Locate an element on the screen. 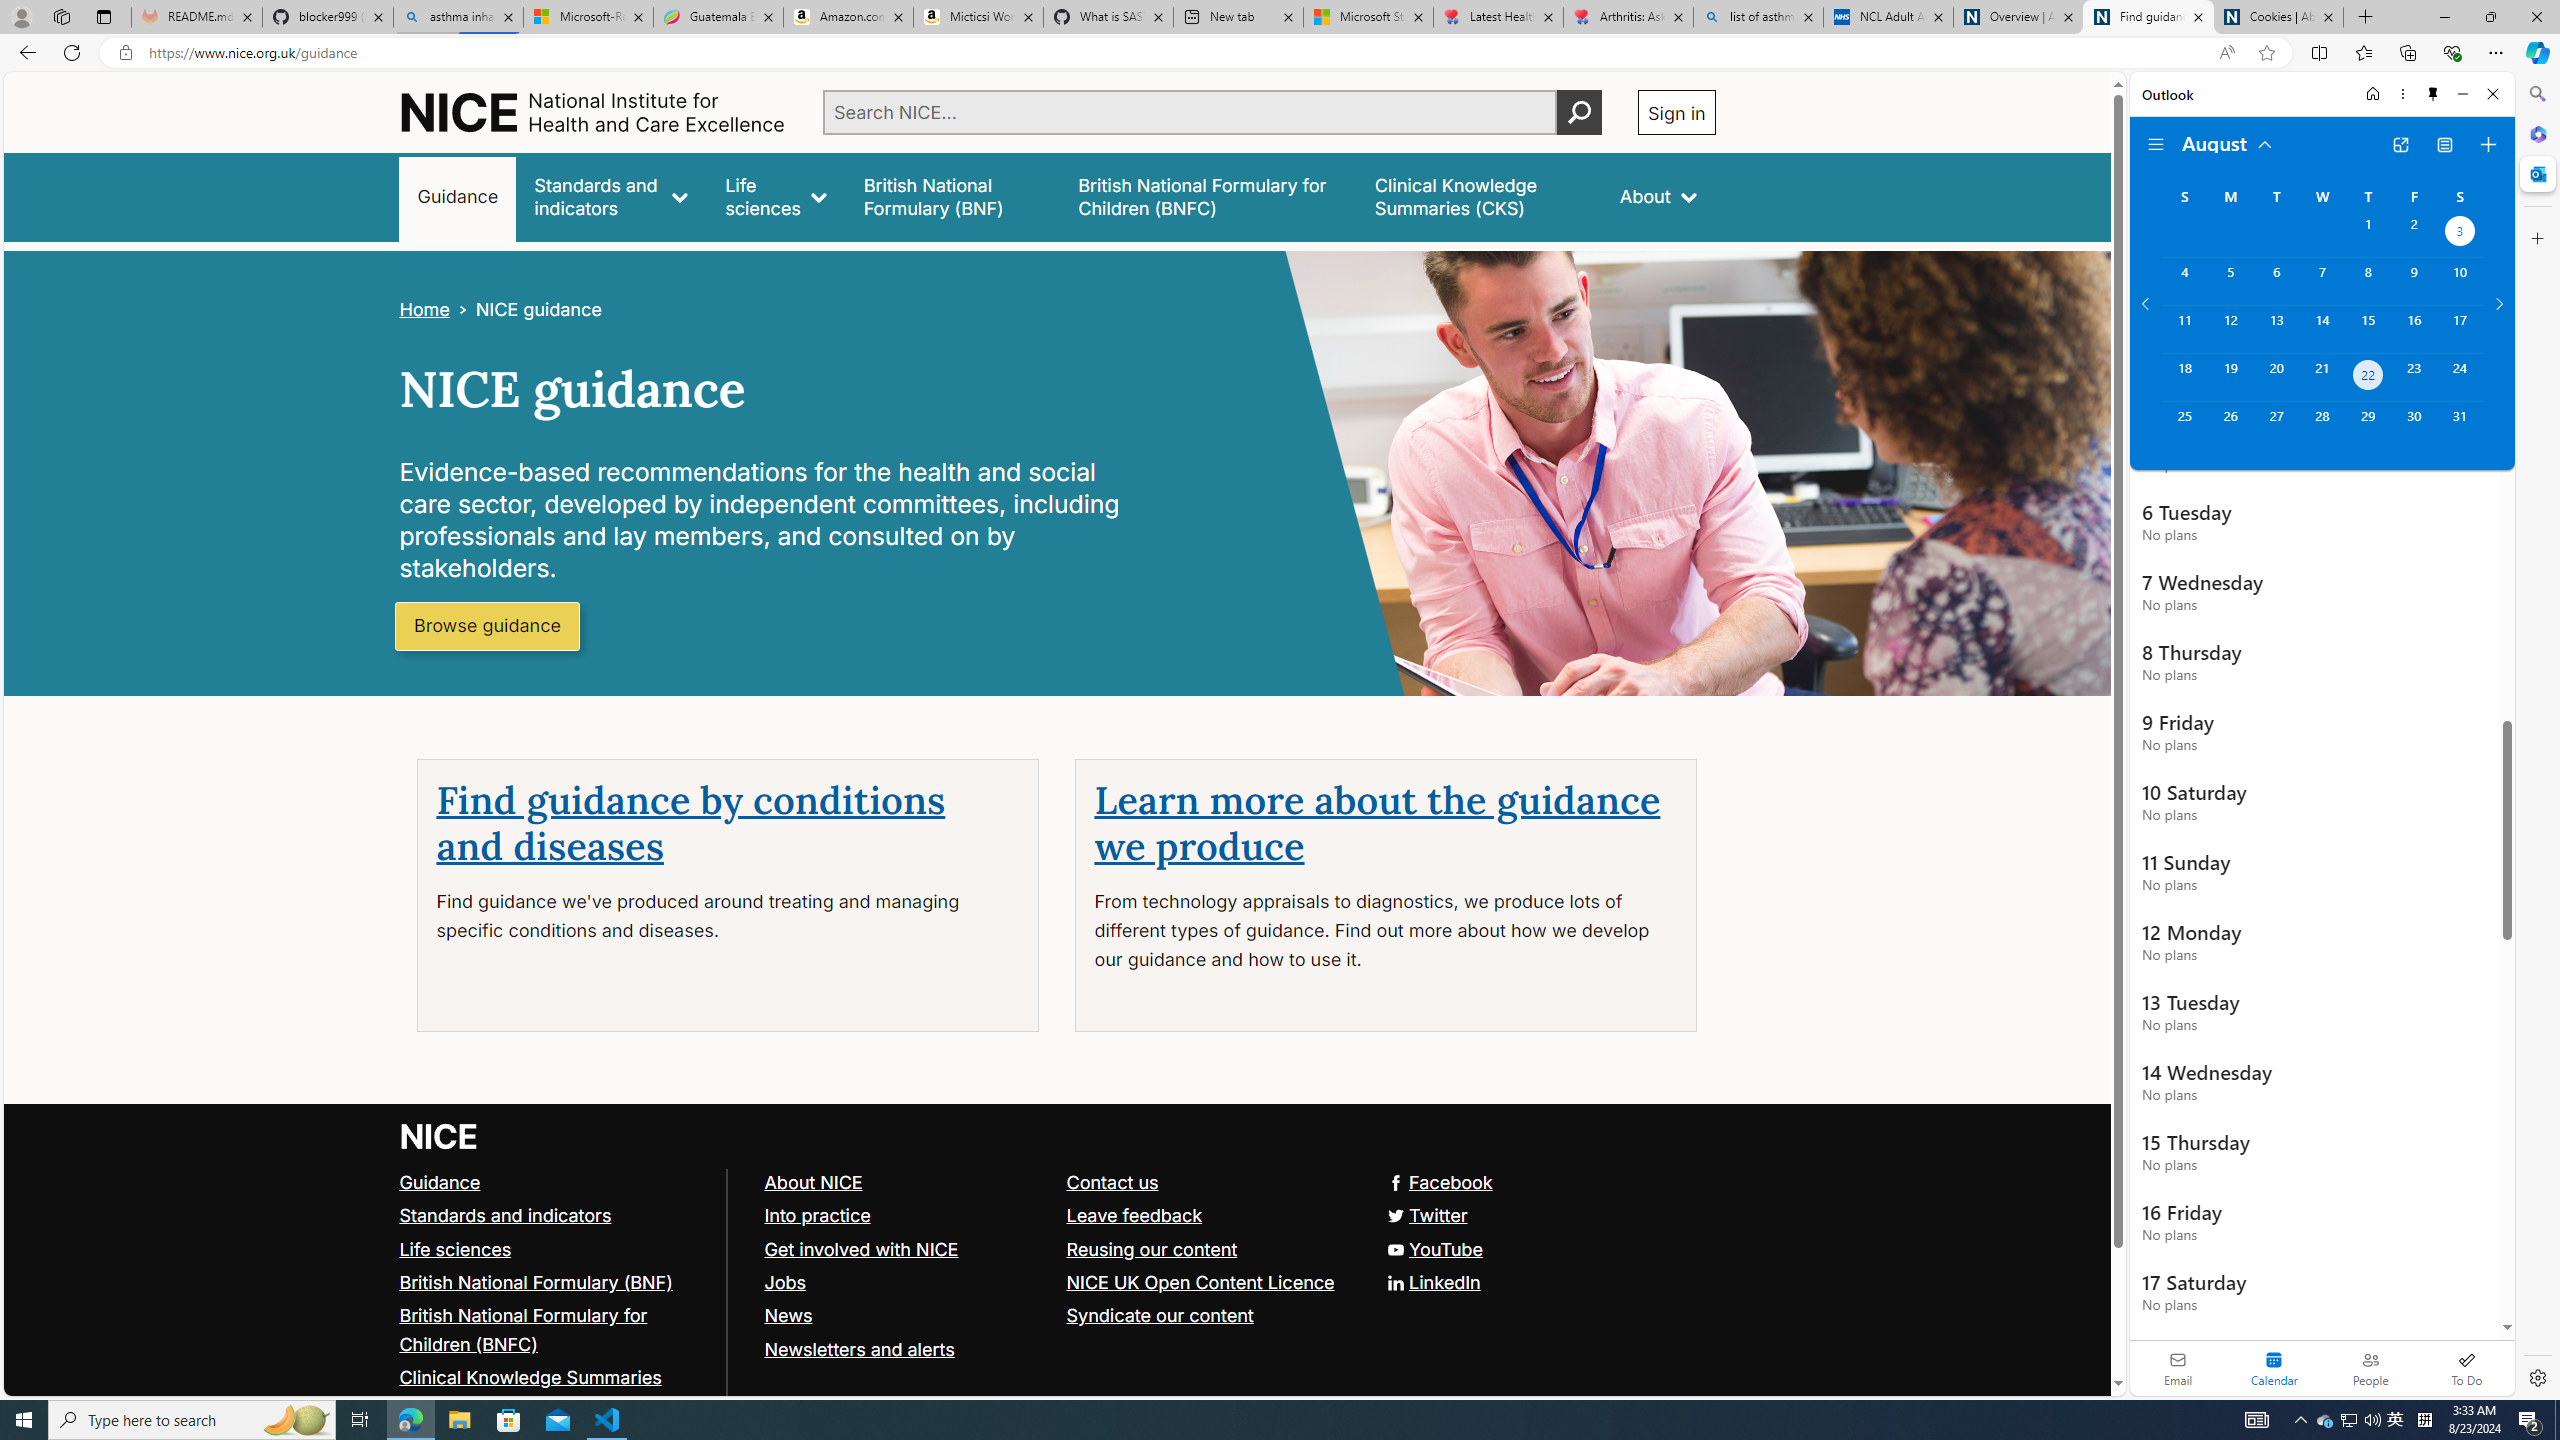 This screenshot has height=1440, width=2560. 'Open in new tab' is located at coordinates (2401, 145).